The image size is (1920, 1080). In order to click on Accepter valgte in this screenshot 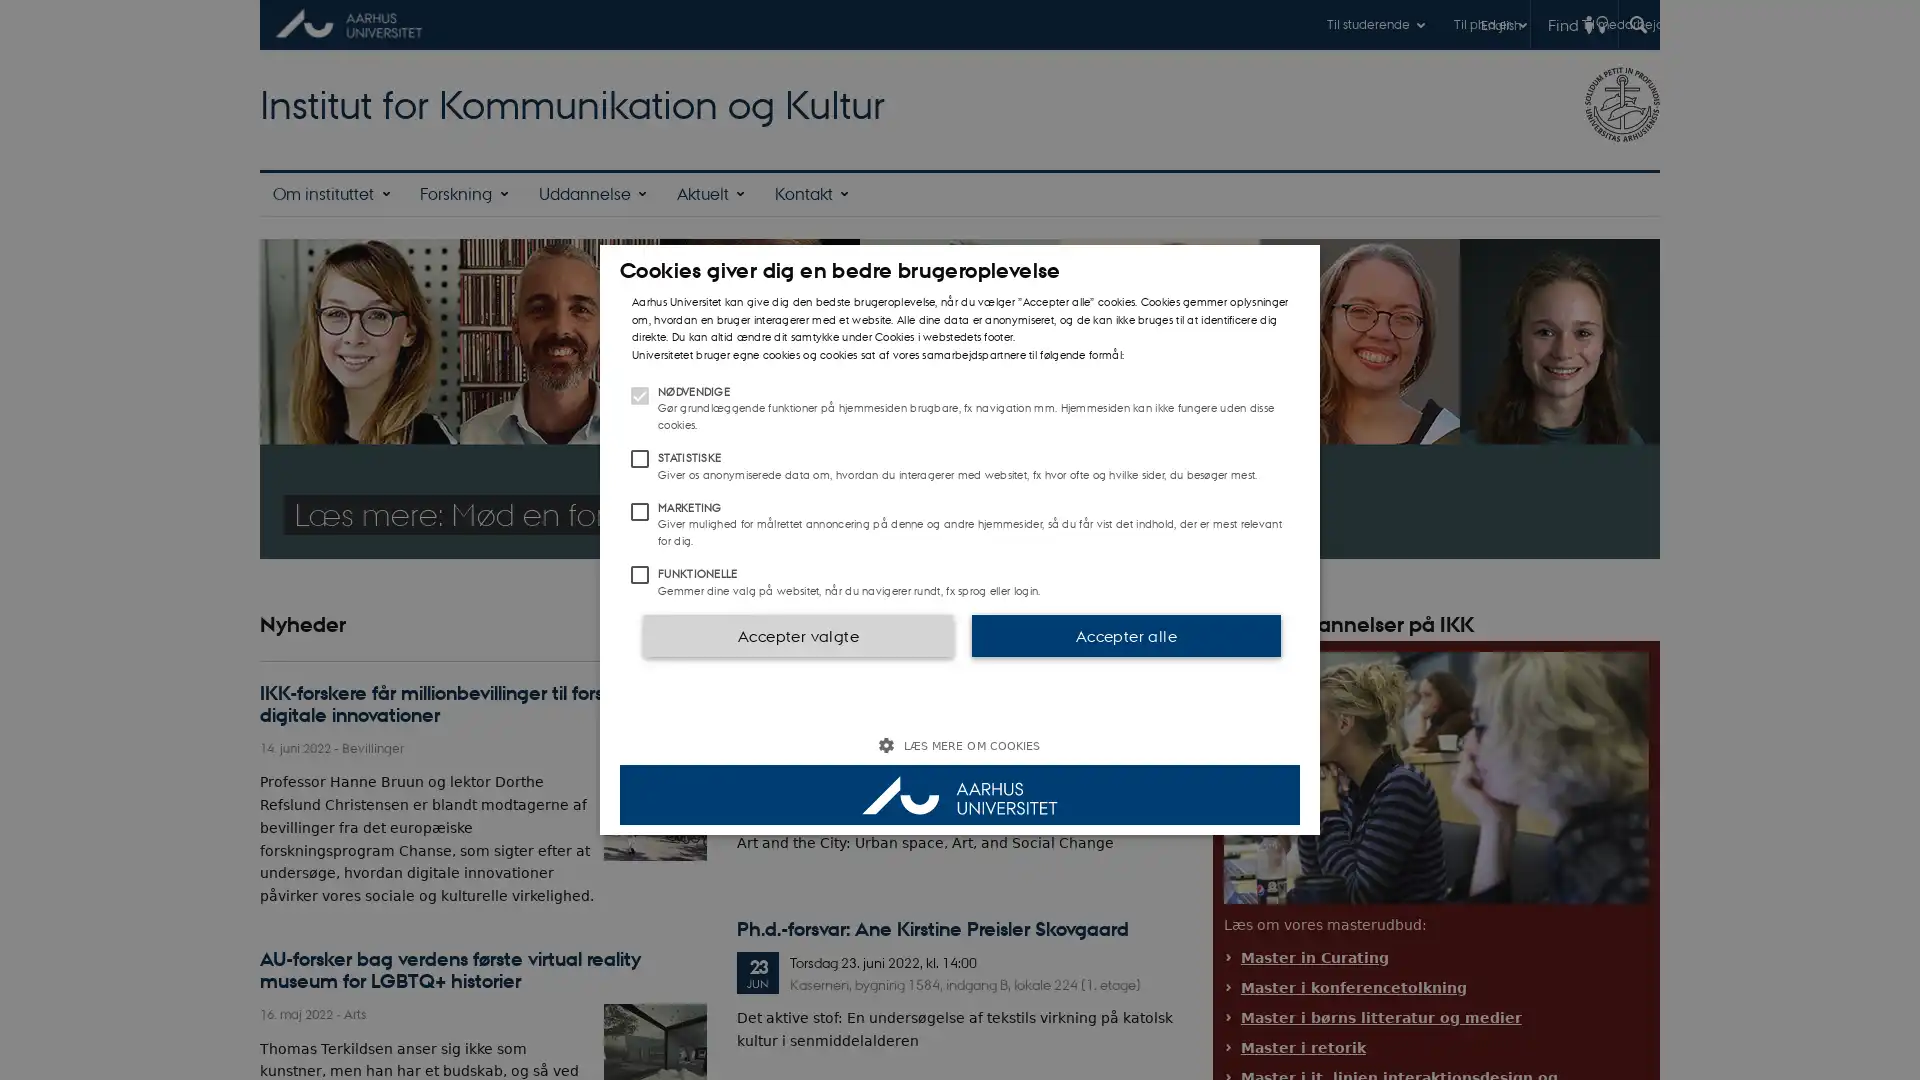, I will do `click(796, 635)`.